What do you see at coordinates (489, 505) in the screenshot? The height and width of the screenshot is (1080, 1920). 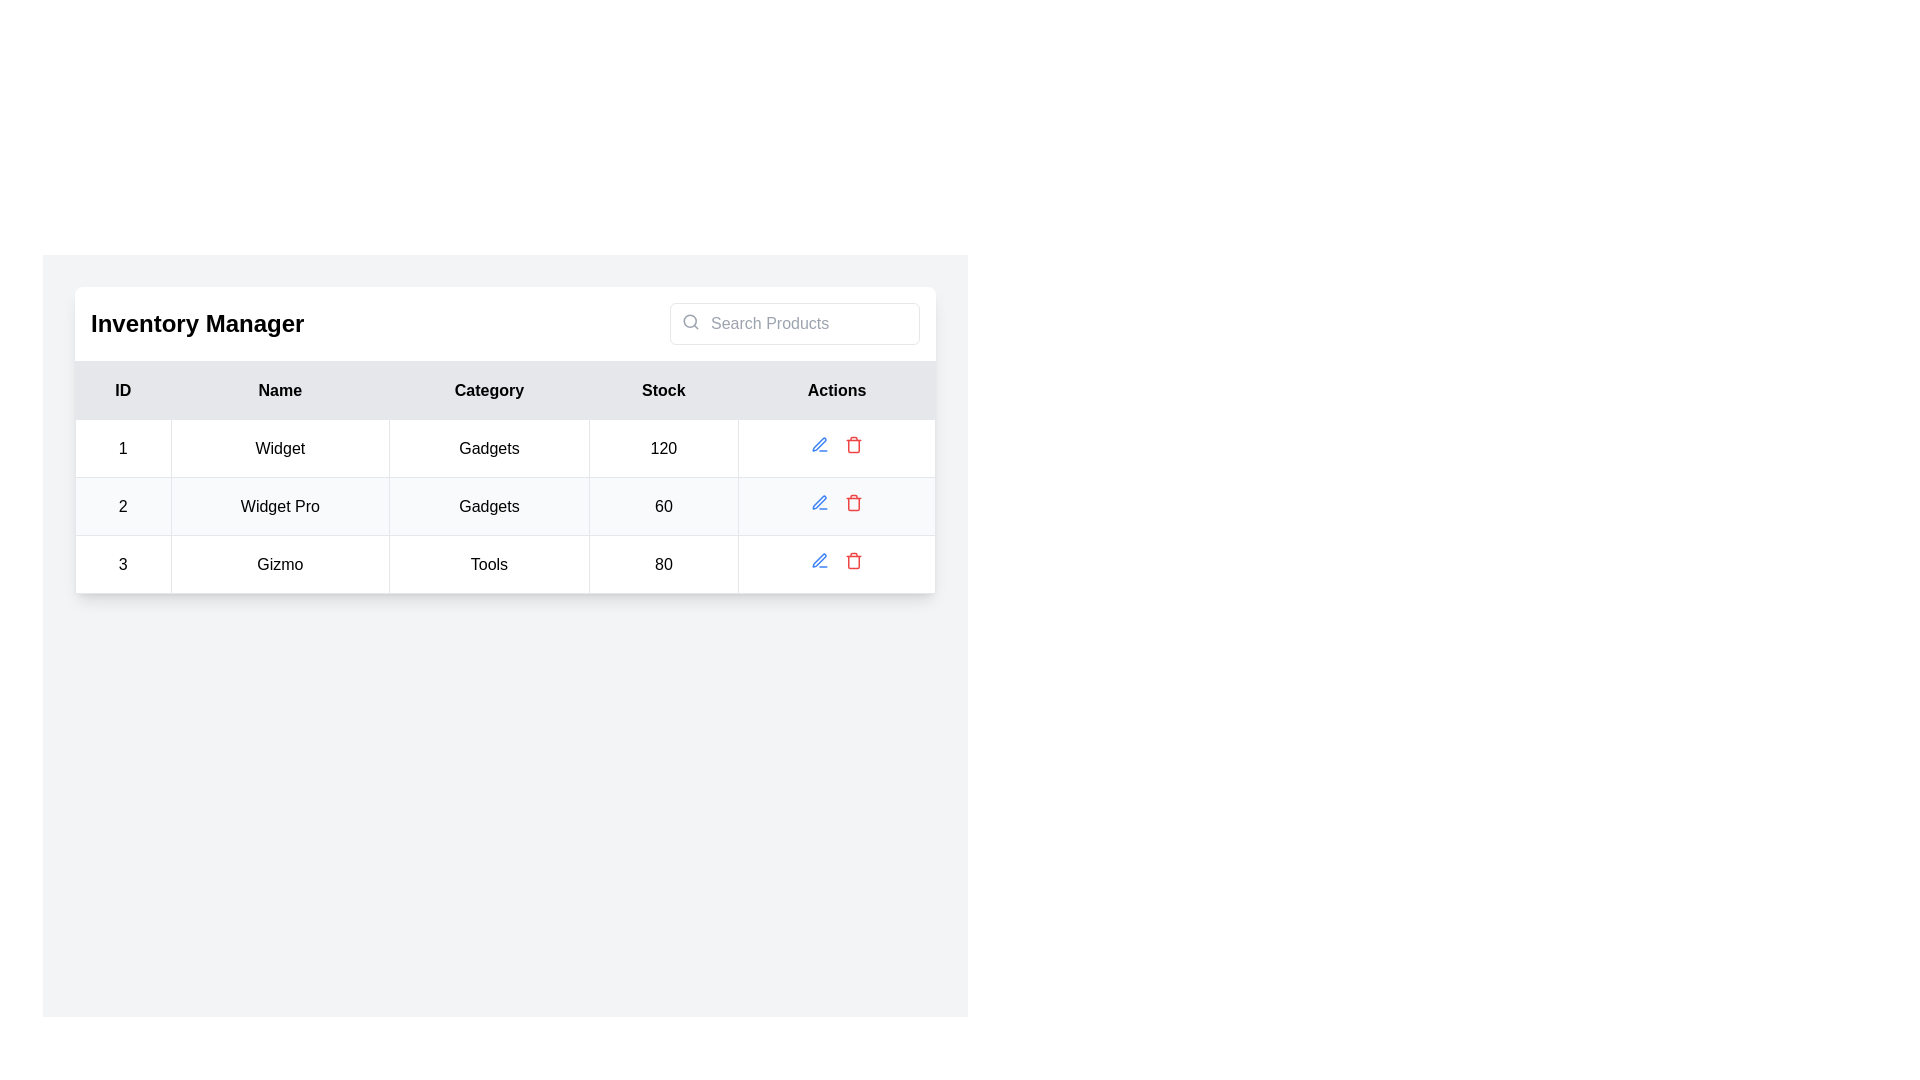 I see `the text label reading 'Gadgets' which is located in the 'Category' column of the second row in the table, adjacent to 'Widget Pro' in the 'Name' column and '60' in the 'Stock' column` at bounding box center [489, 505].